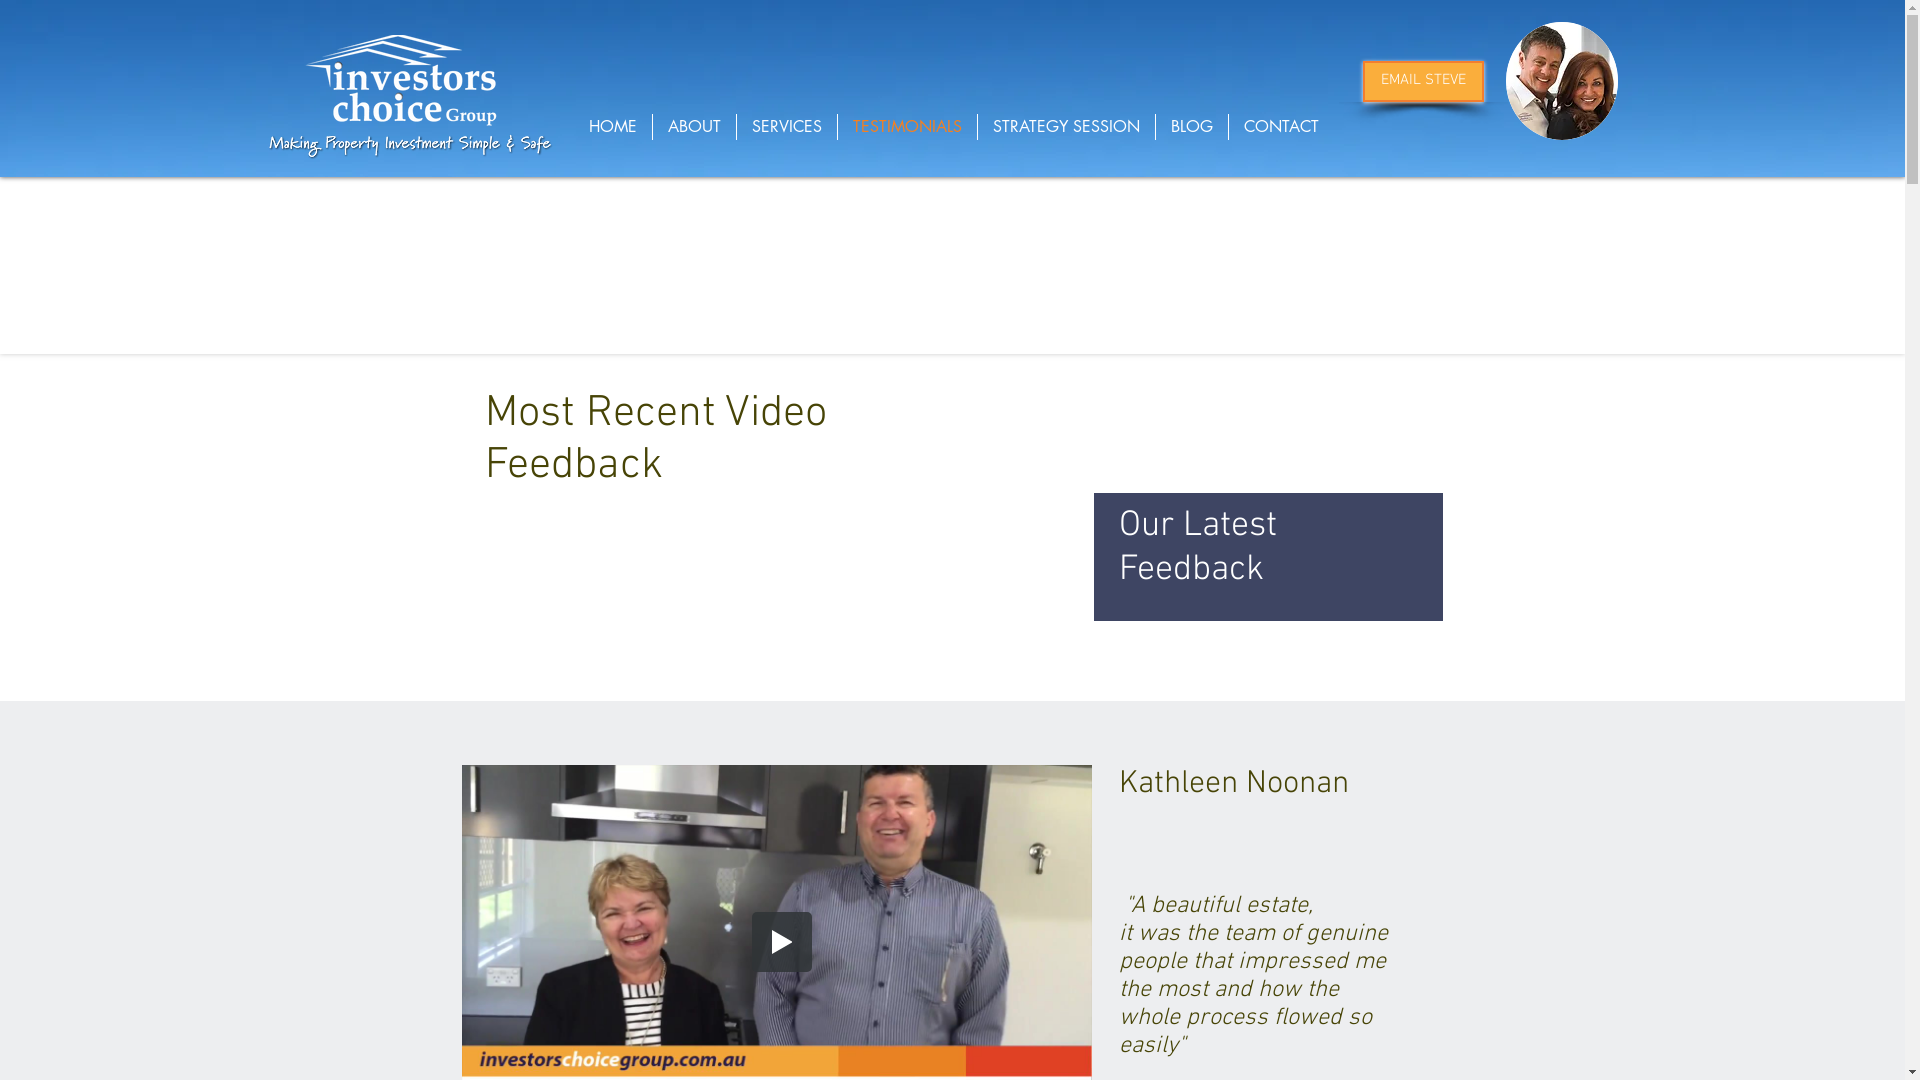 This screenshot has height=1080, width=1920. What do you see at coordinates (785, 127) in the screenshot?
I see `'SERVICES'` at bounding box center [785, 127].